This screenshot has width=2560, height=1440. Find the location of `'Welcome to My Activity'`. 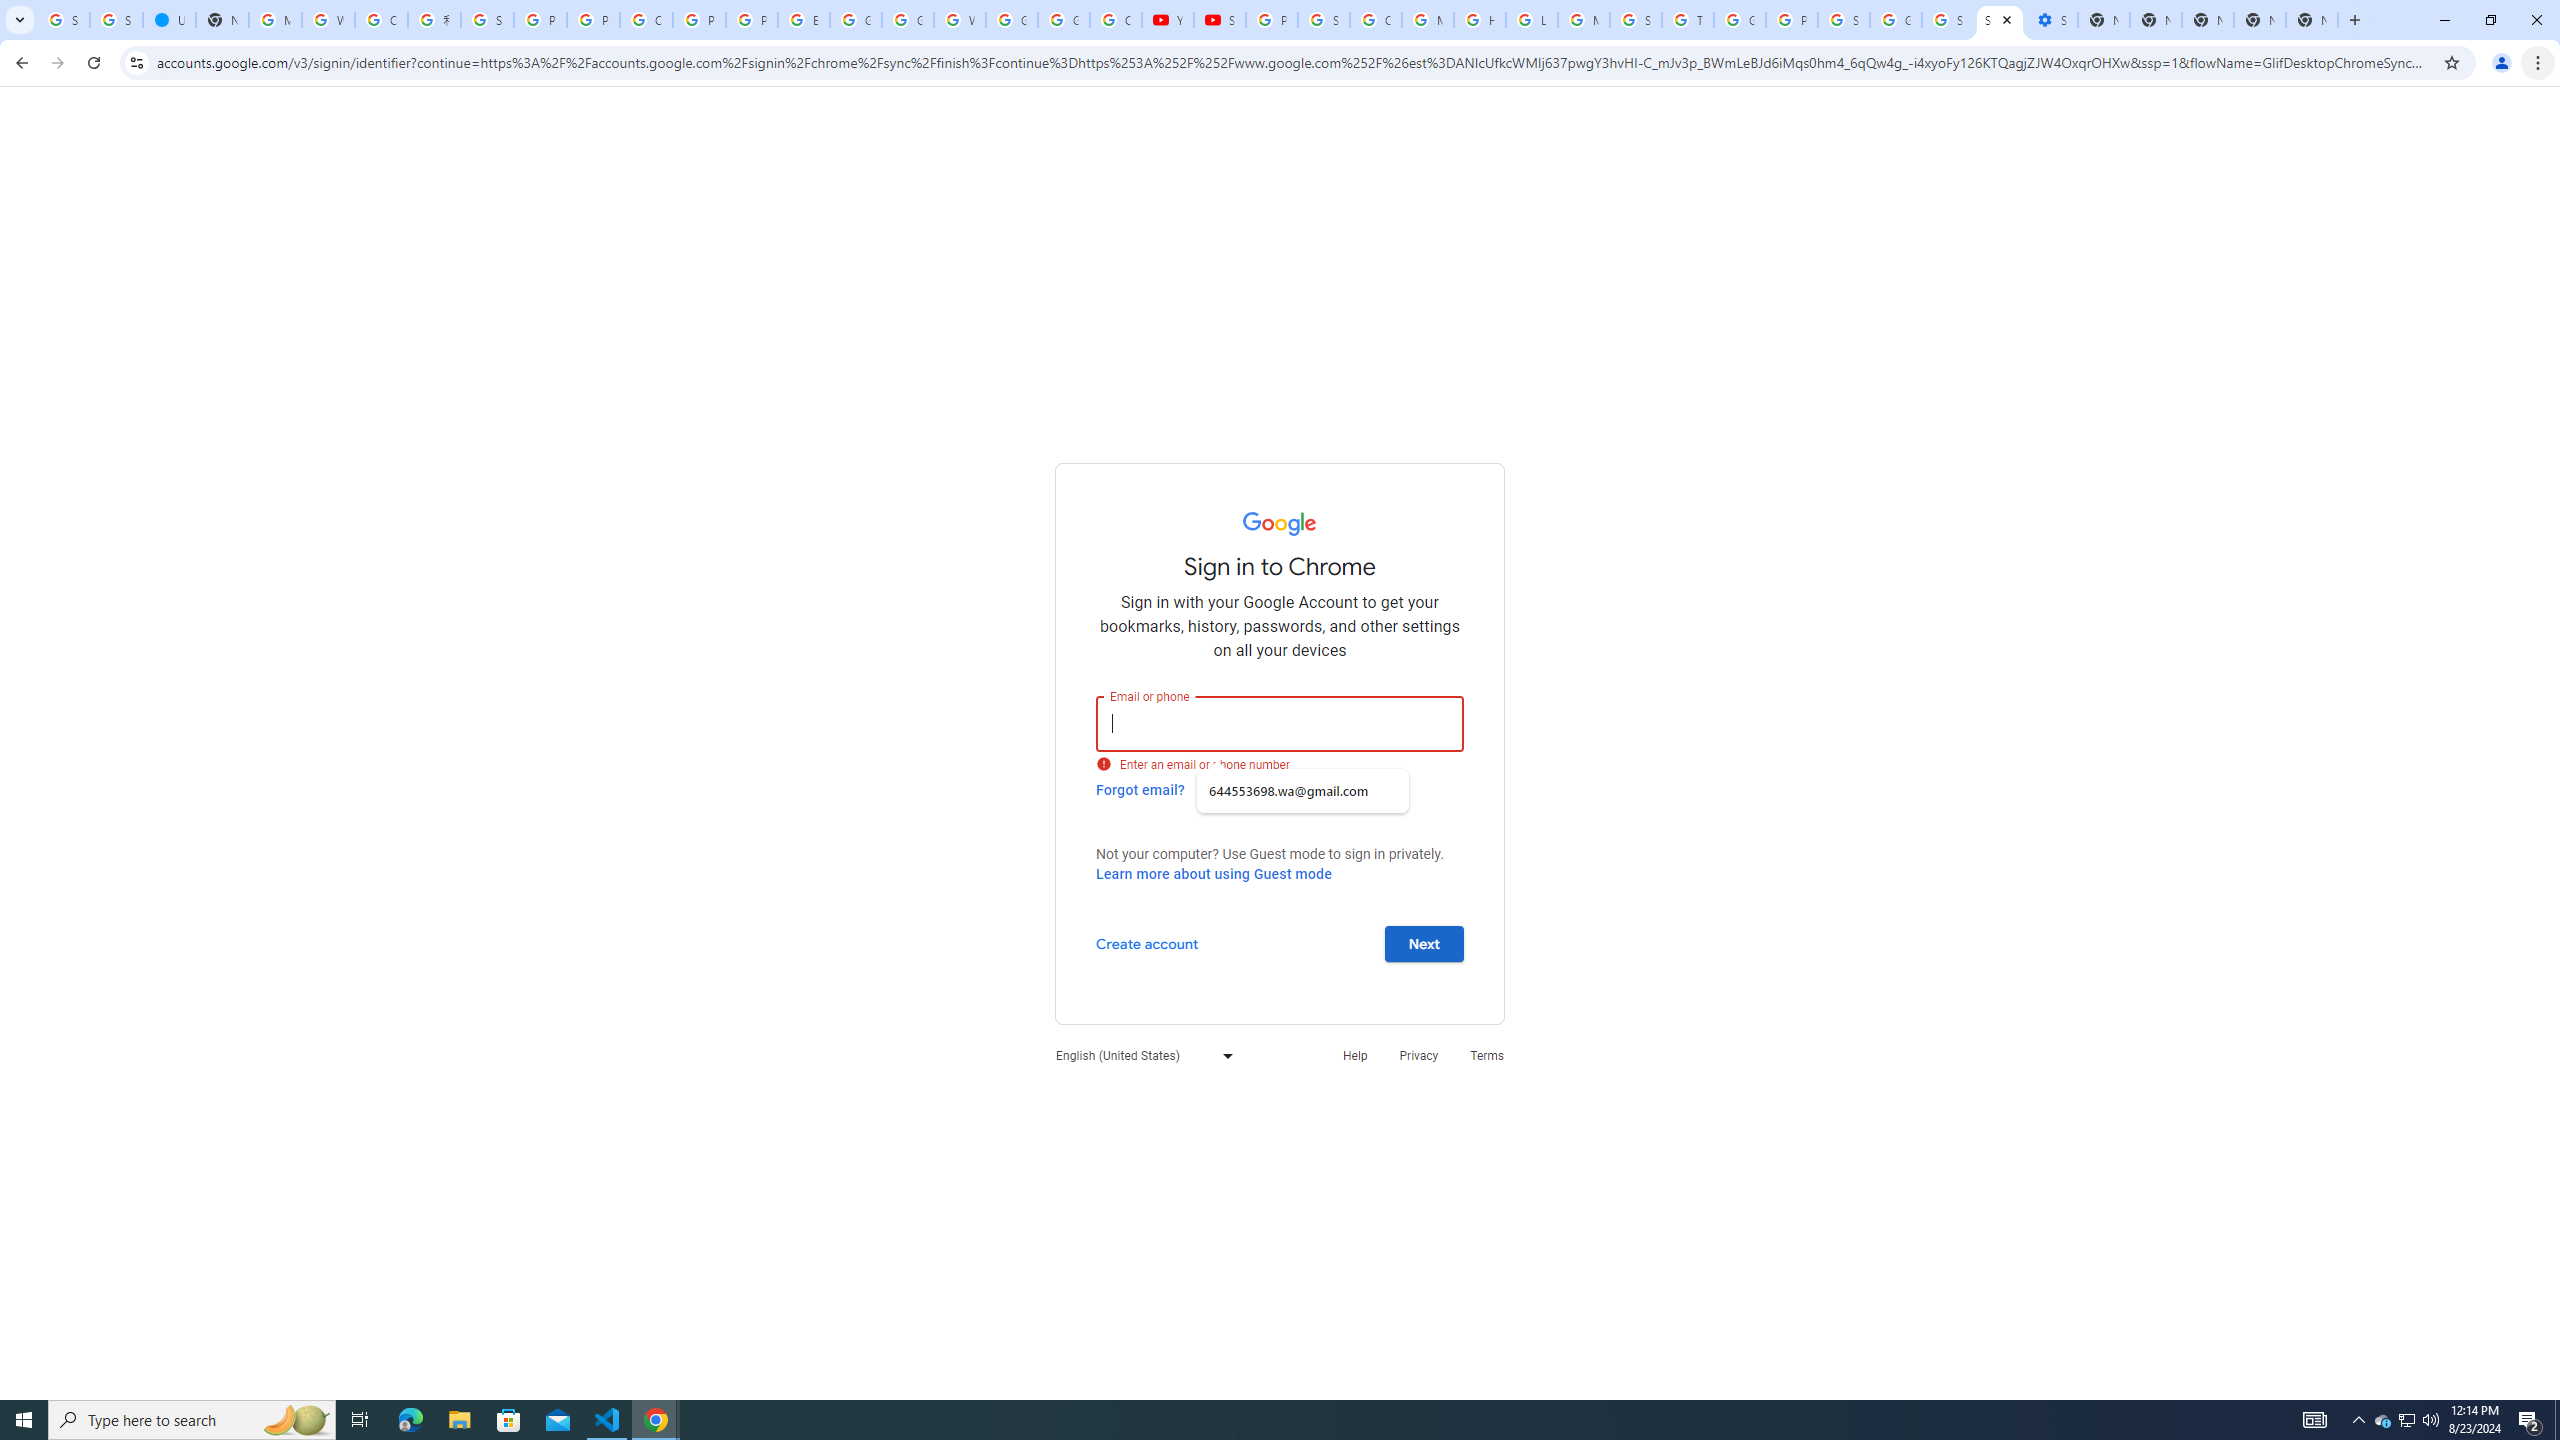

'Welcome to My Activity' is located at coordinates (959, 19).